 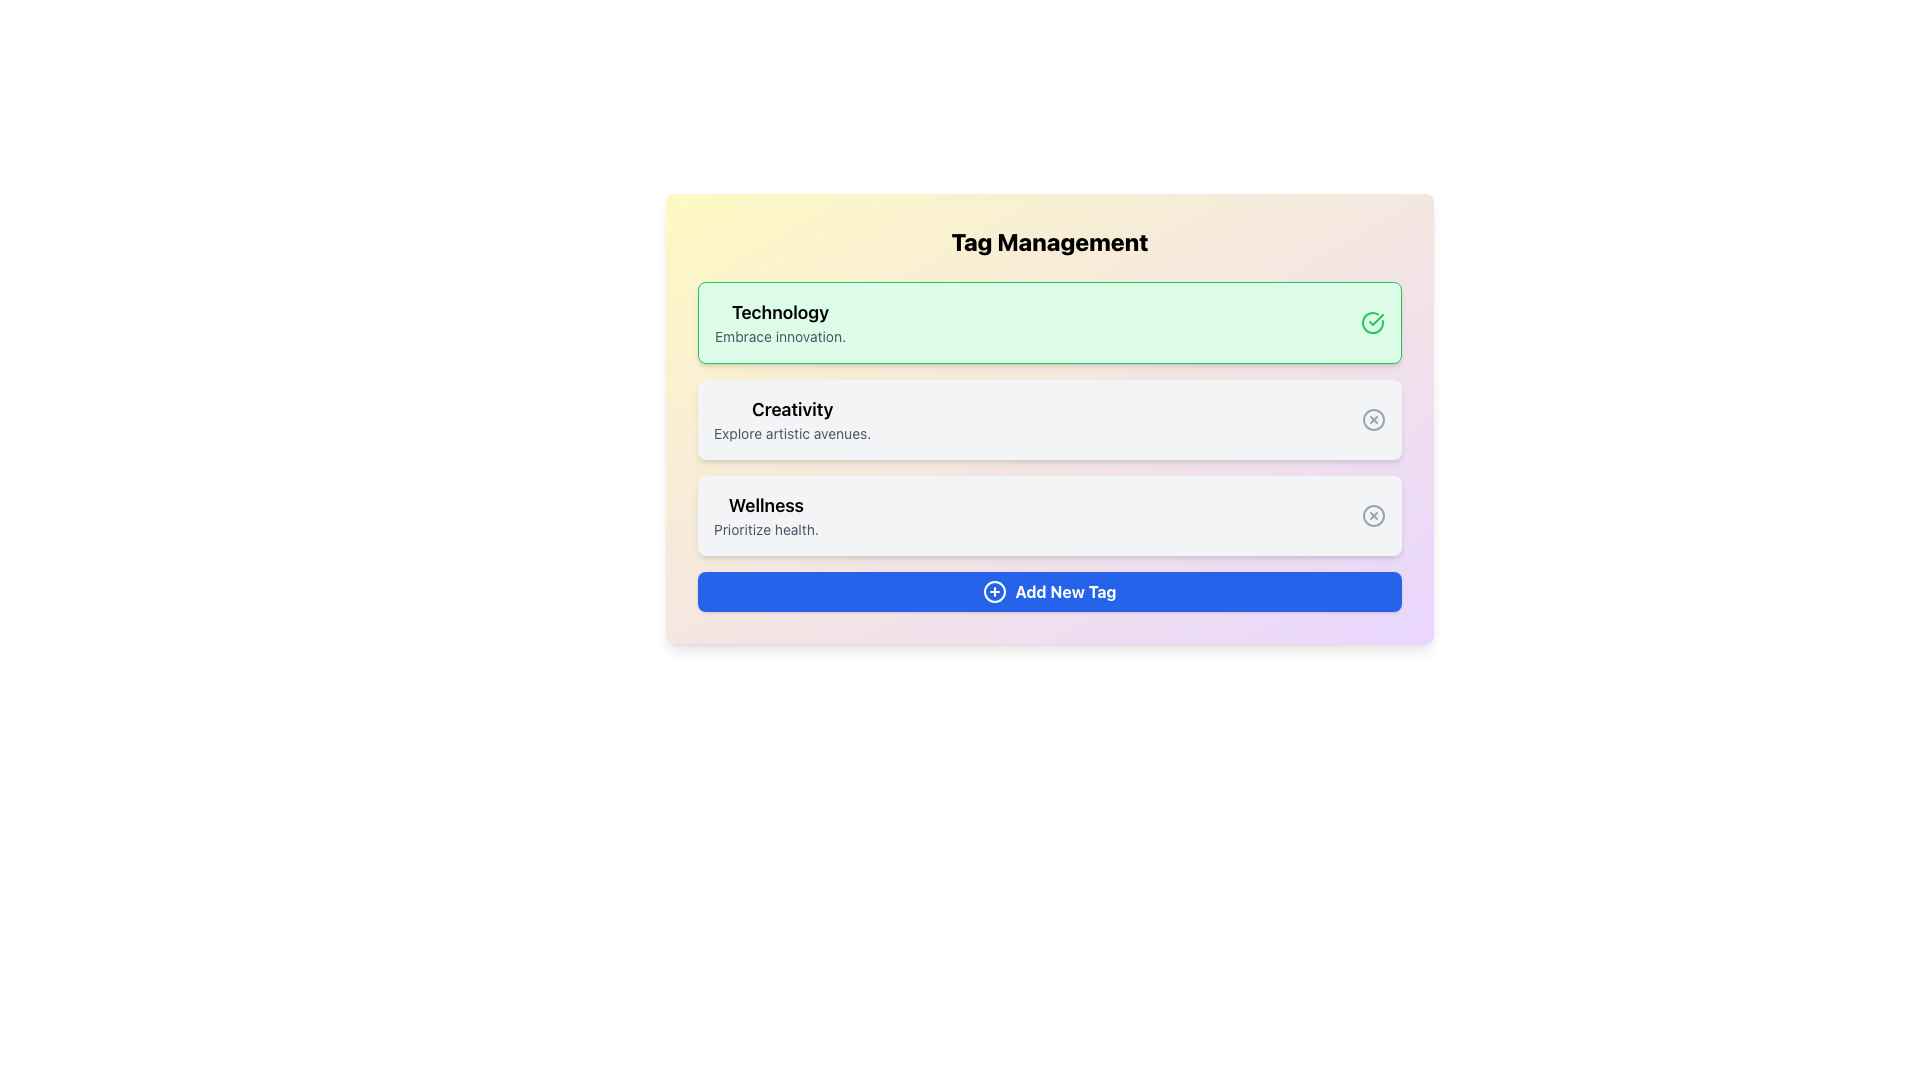 I want to click on the SVG Circle Element that serves as the outer boundary of the cancel icon, positioned adjacent to the 'Creativity' tag entry, so click(x=1372, y=419).